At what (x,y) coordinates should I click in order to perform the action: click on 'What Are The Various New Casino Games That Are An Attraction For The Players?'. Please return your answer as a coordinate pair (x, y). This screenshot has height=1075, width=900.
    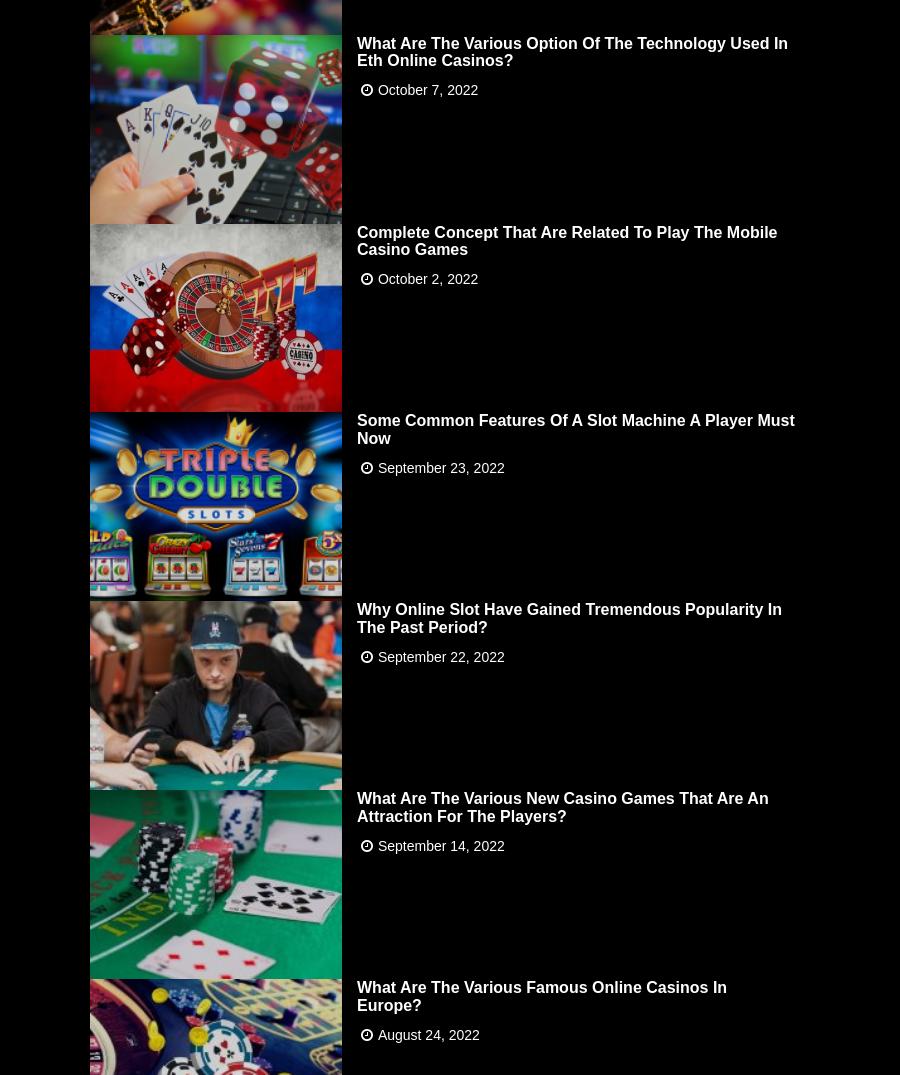
    Looking at the image, I should click on (357, 805).